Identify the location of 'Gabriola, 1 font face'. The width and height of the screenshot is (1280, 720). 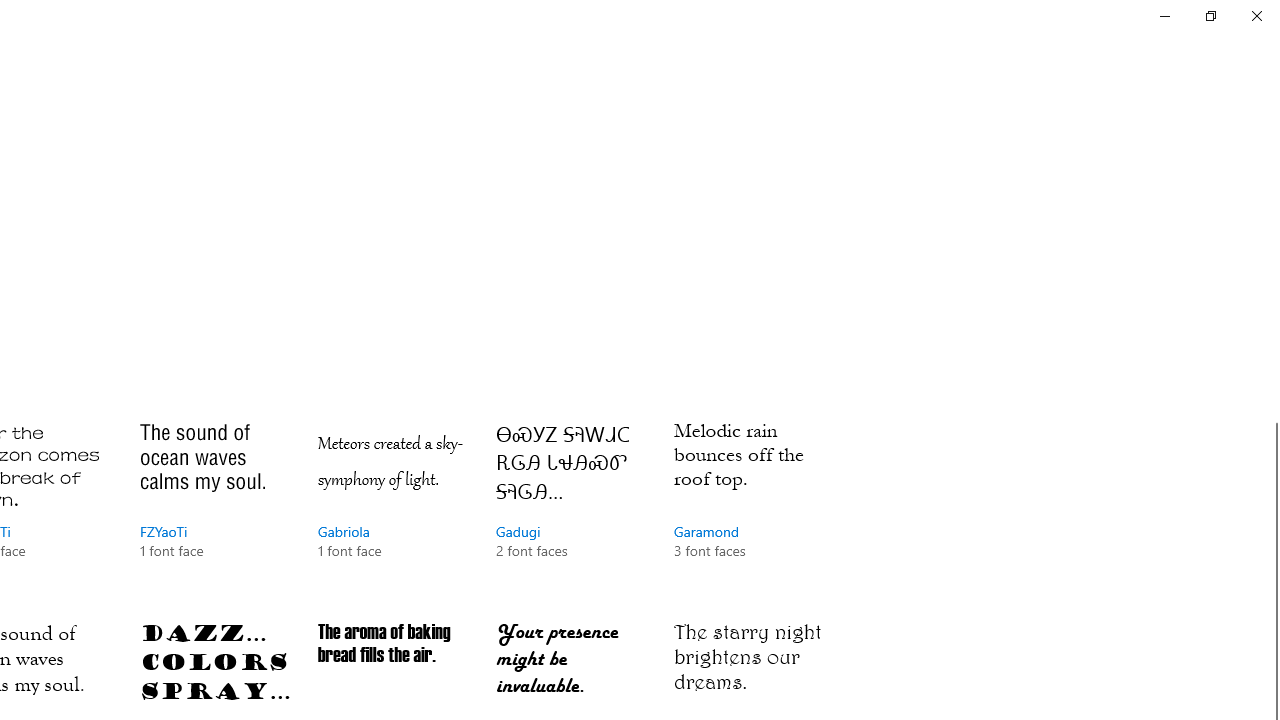
(392, 508).